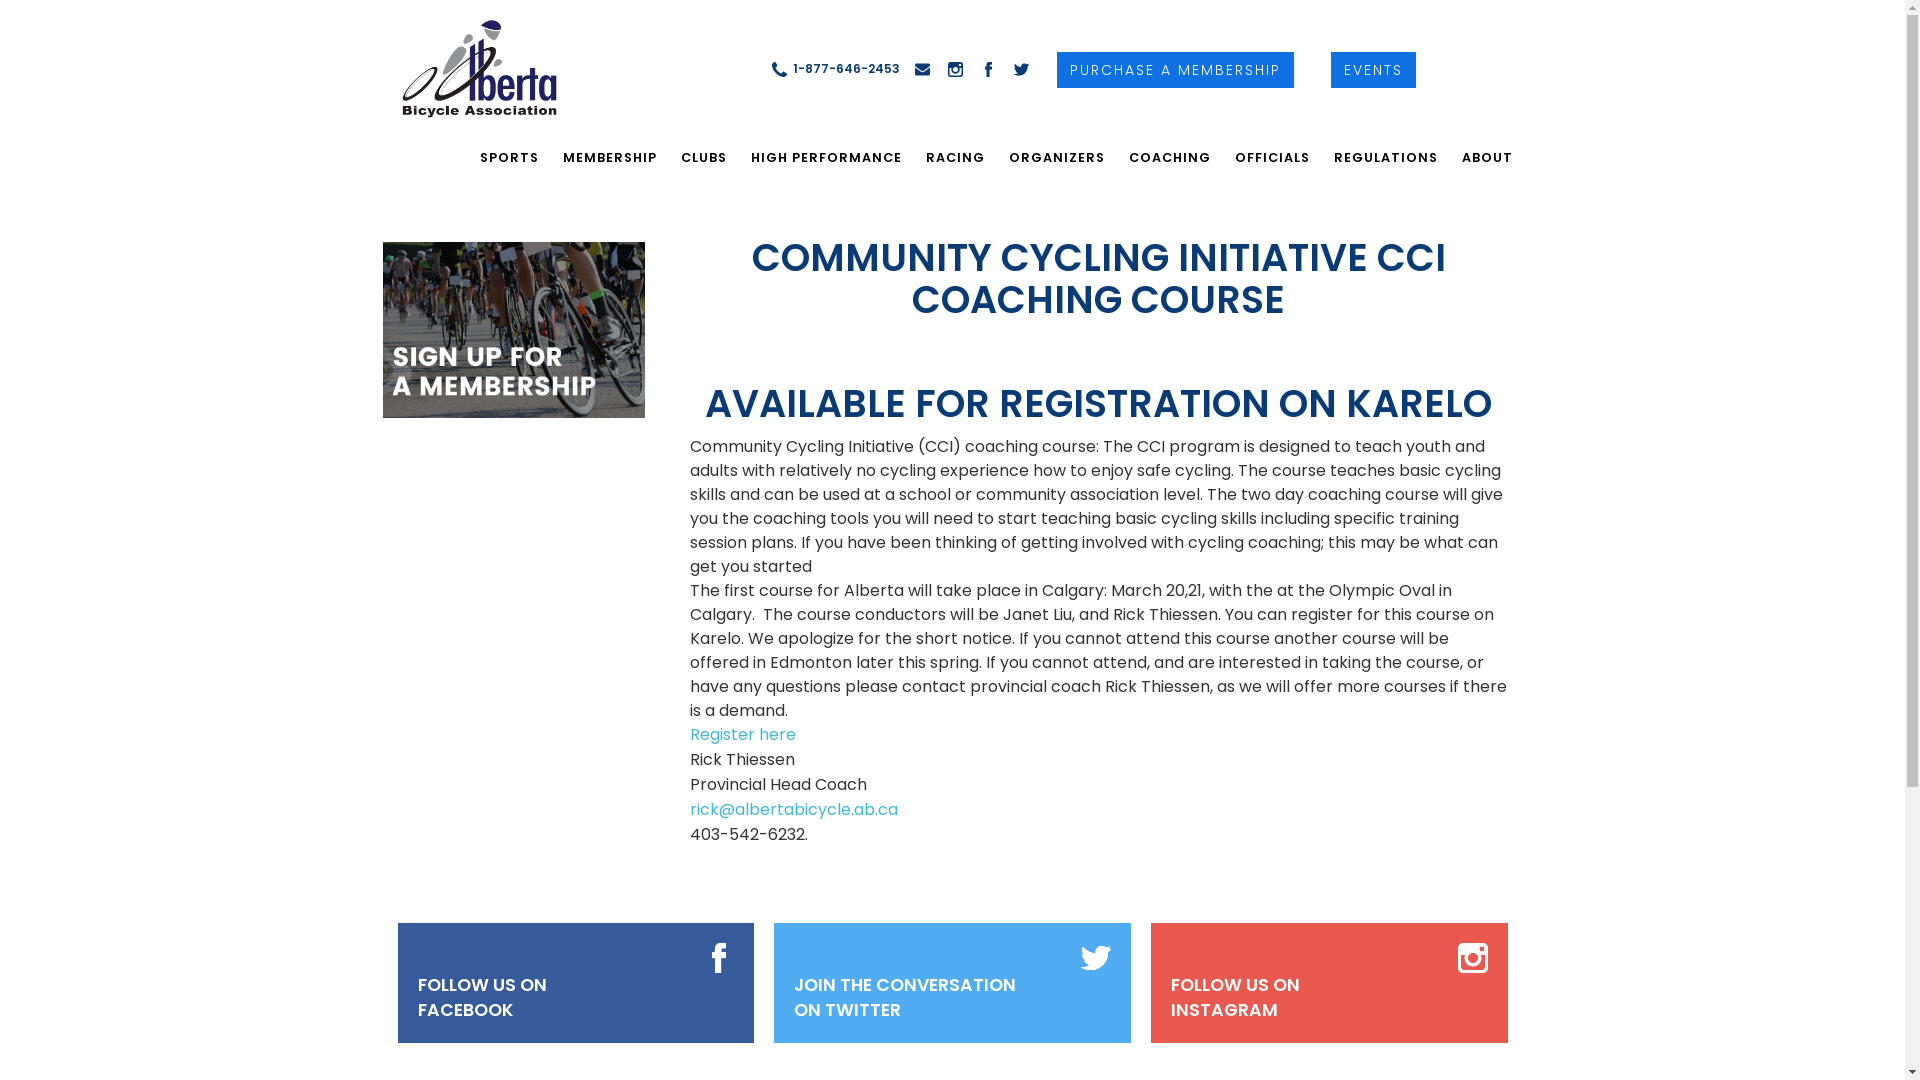 The height and width of the screenshot is (1080, 1920). I want to click on 'ORGANIZERS', so click(1055, 157).